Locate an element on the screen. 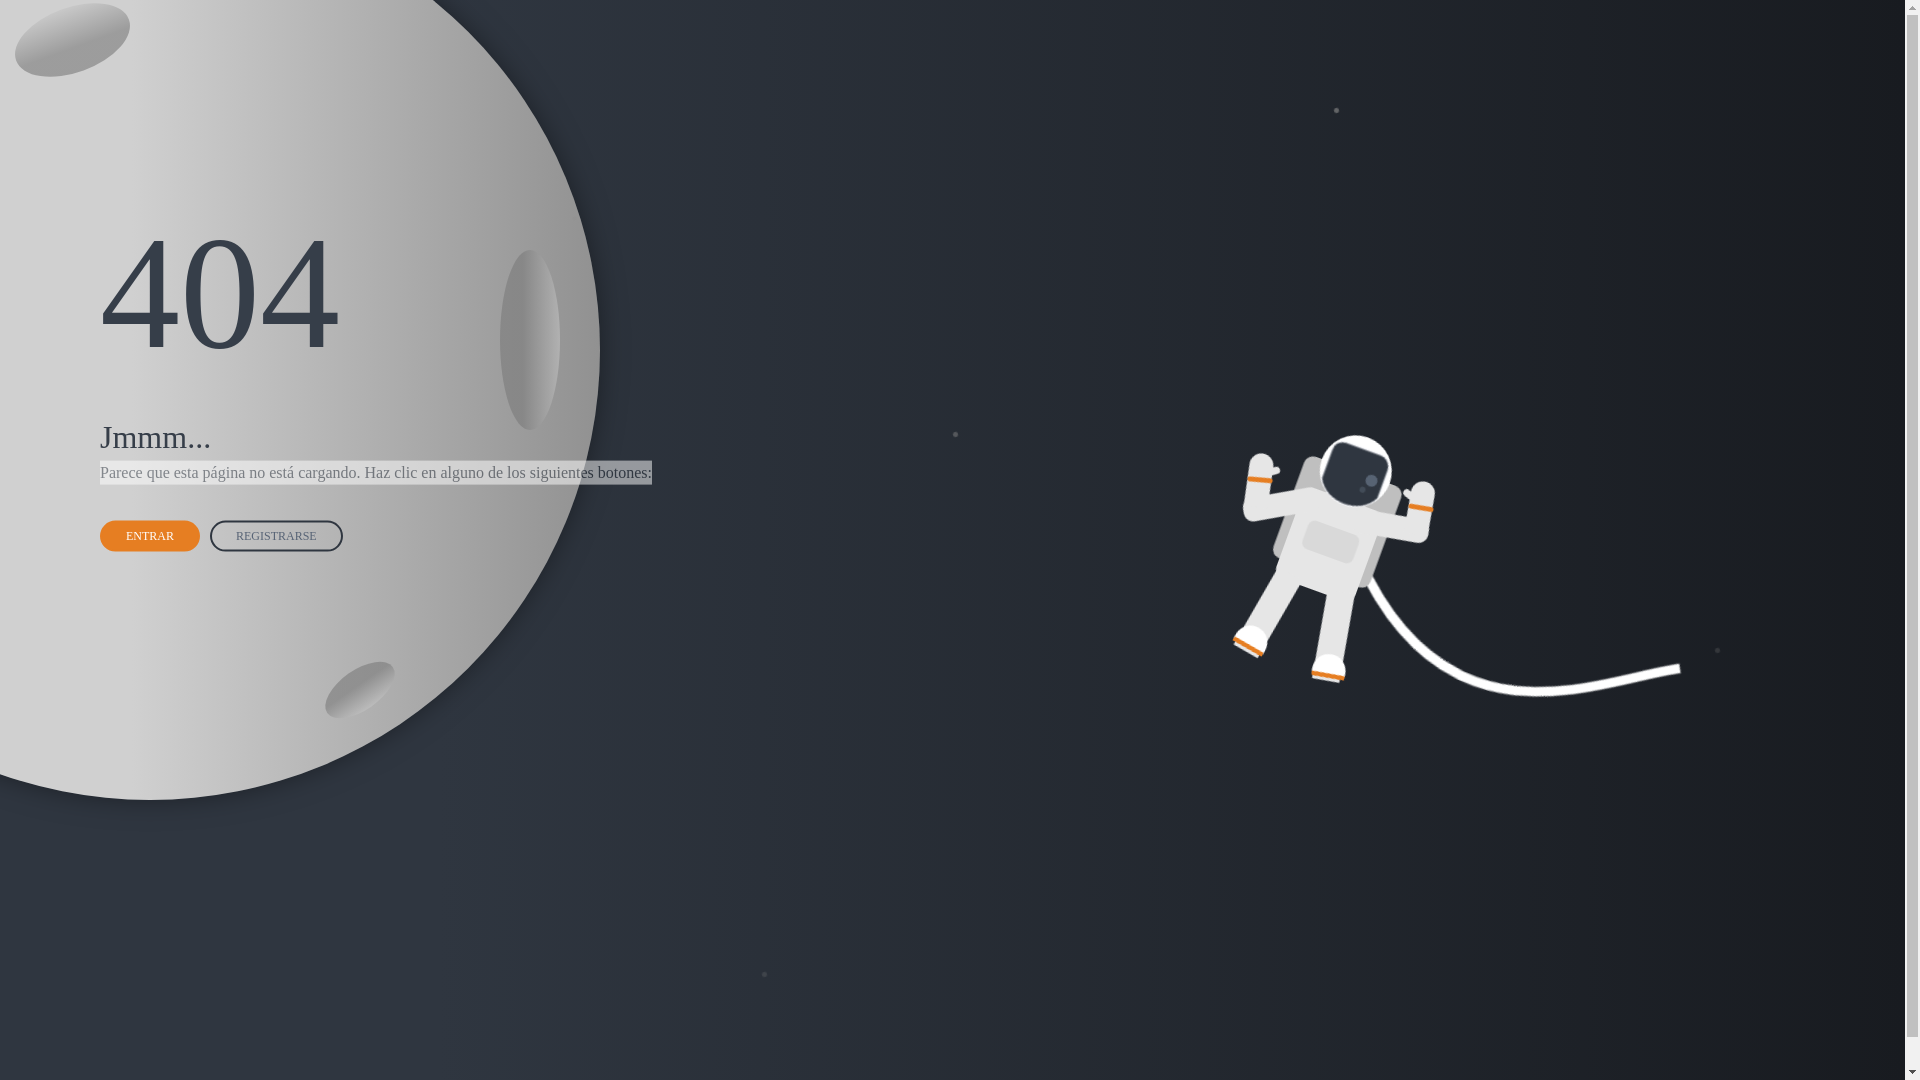 This screenshot has height=1080, width=1920. 'REGISTRARSE' is located at coordinates (210, 535).